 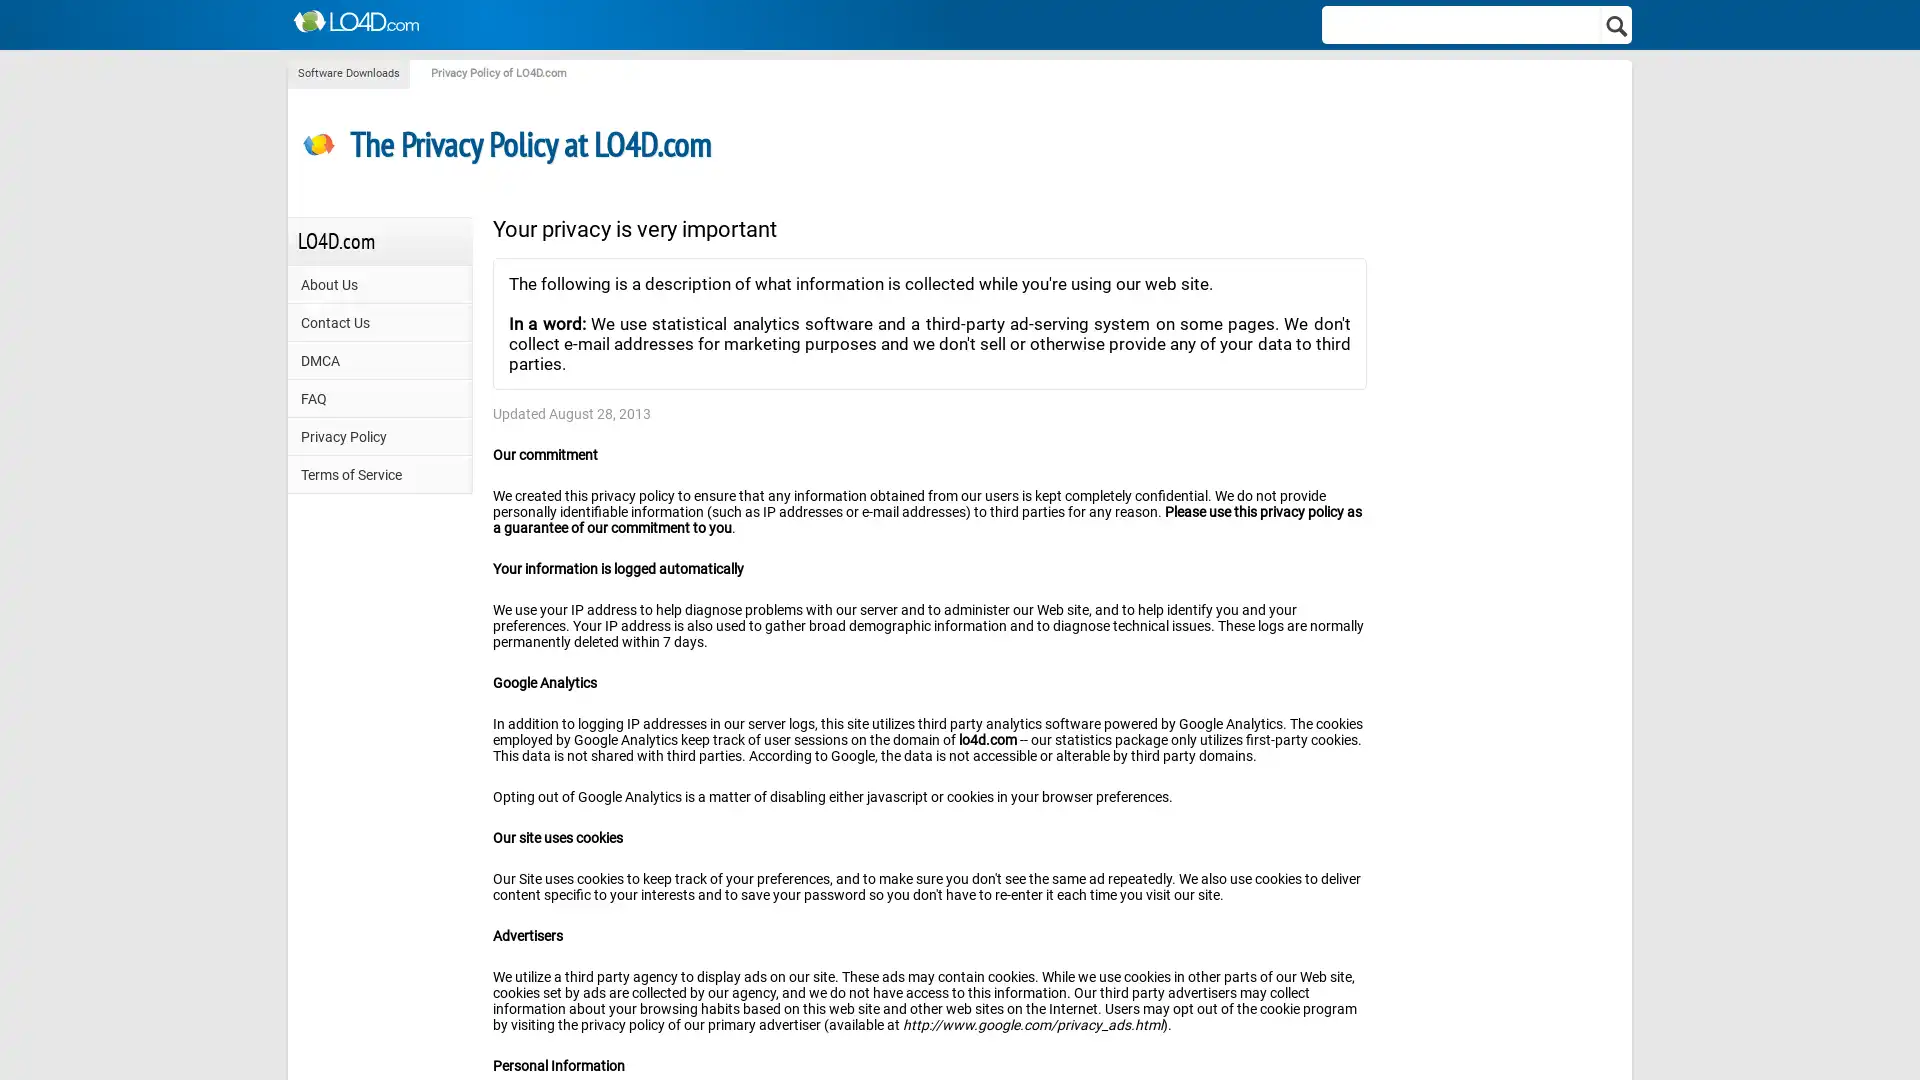 What do you see at coordinates (1617, 24) in the screenshot?
I see `Search` at bounding box center [1617, 24].